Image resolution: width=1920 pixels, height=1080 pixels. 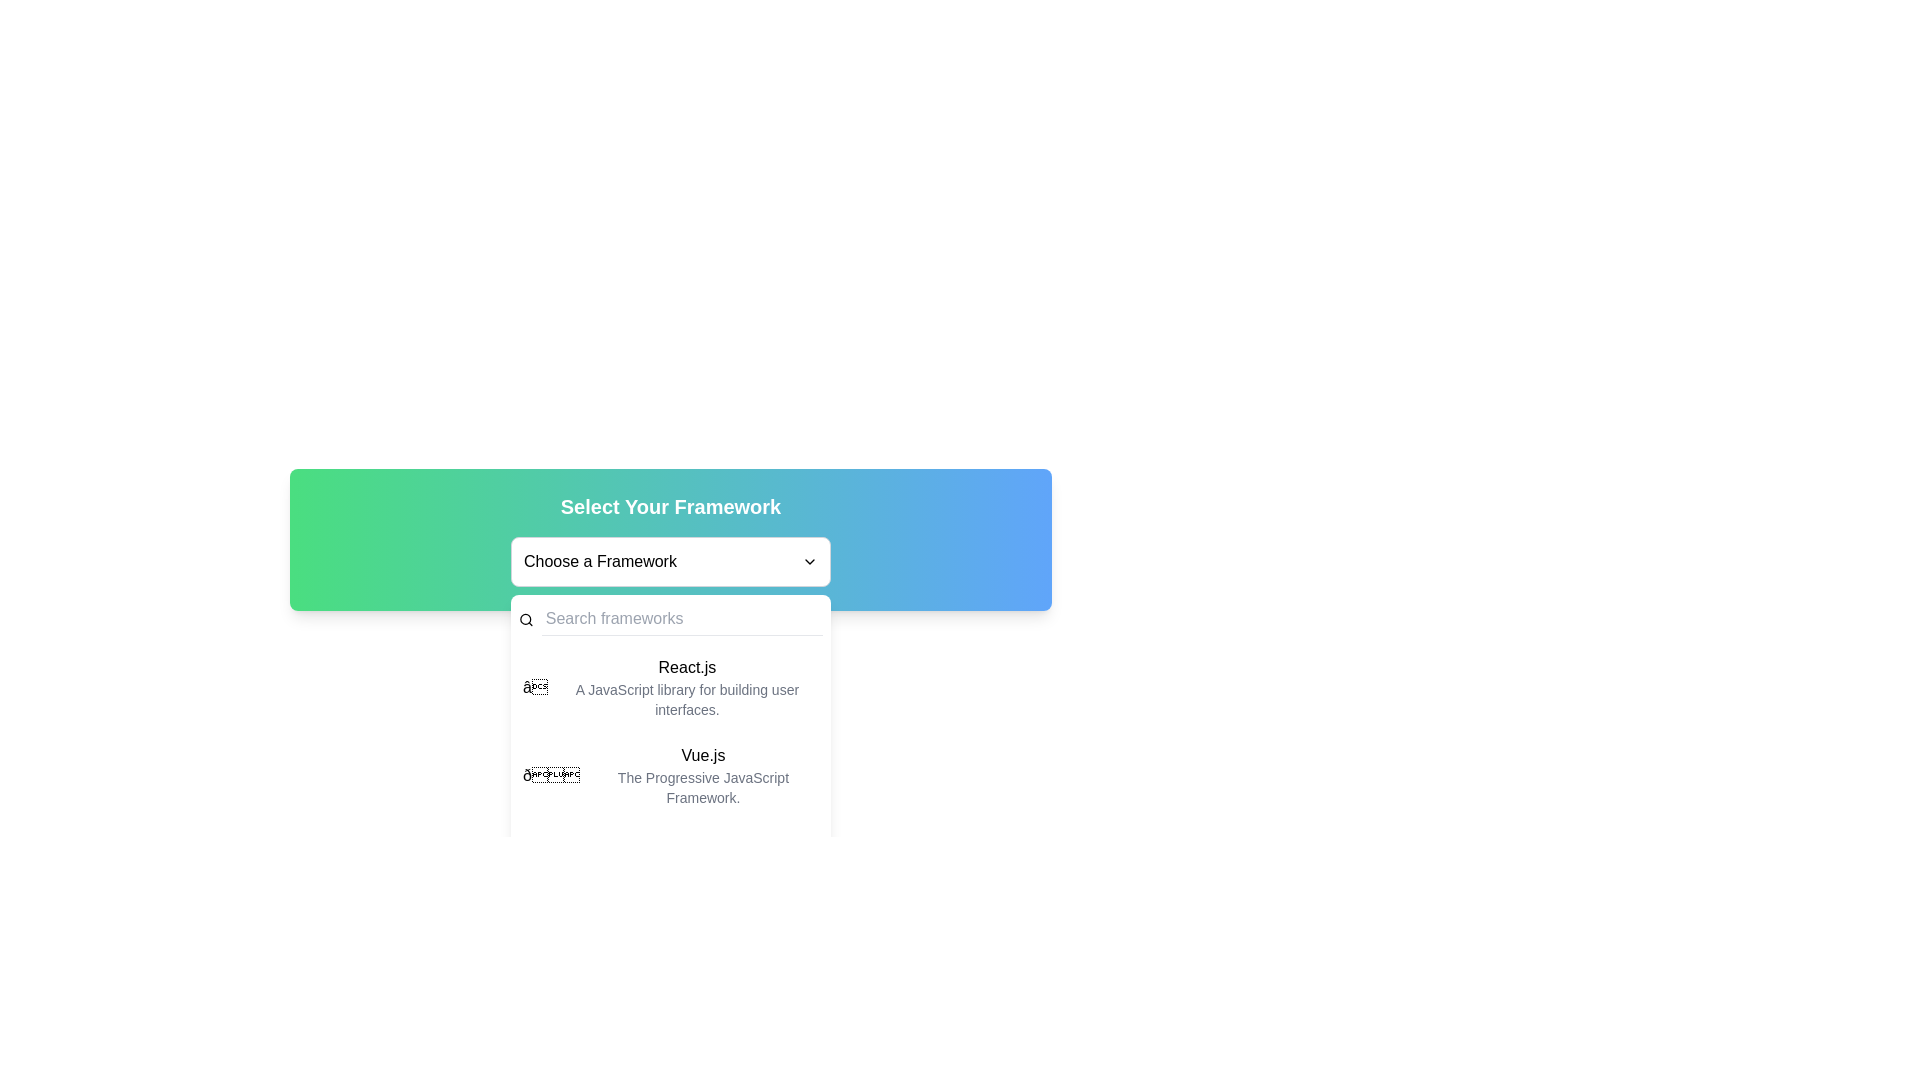 What do you see at coordinates (687, 667) in the screenshot?
I see `the label or title text that identifies the React.js item in the dropdown menu, positioned above the descriptive text` at bounding box center [687, 667].